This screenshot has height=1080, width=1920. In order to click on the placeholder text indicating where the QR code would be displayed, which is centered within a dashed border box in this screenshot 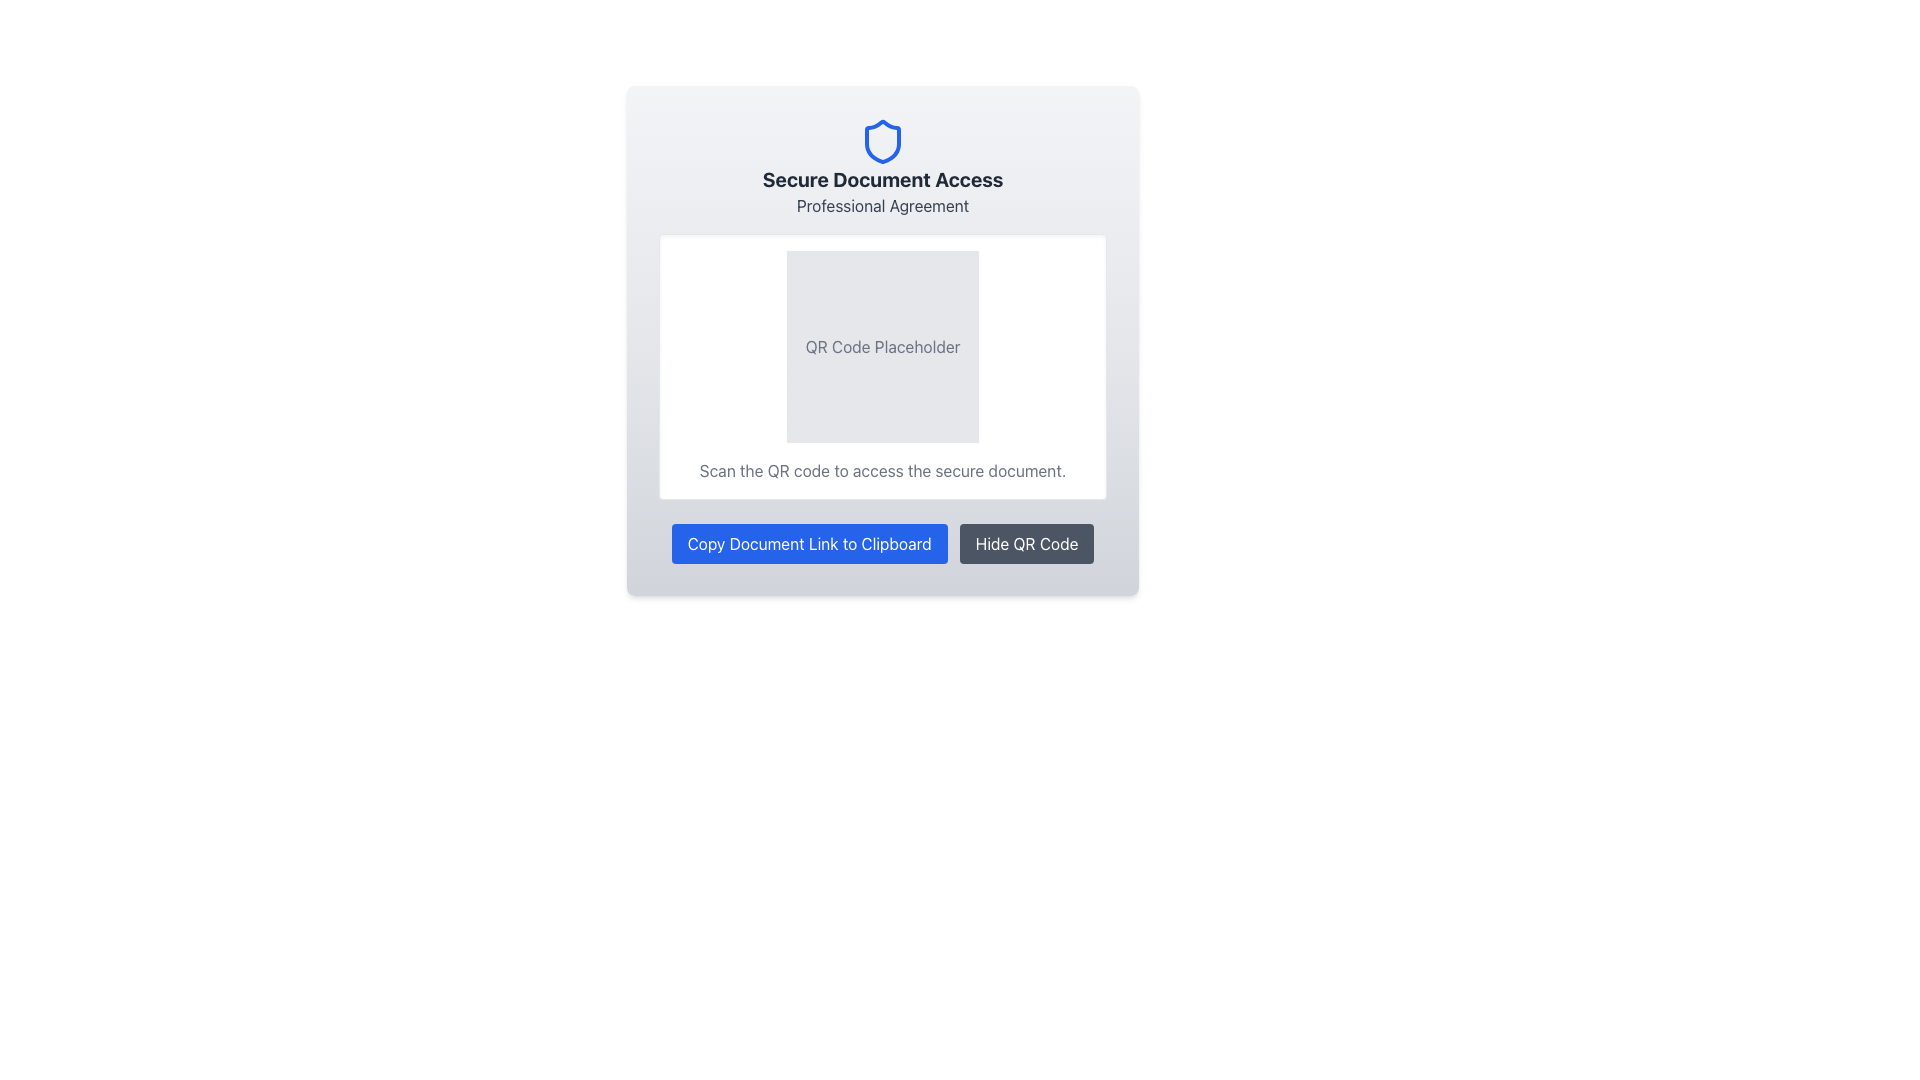, I will do `click(882, 346)`.